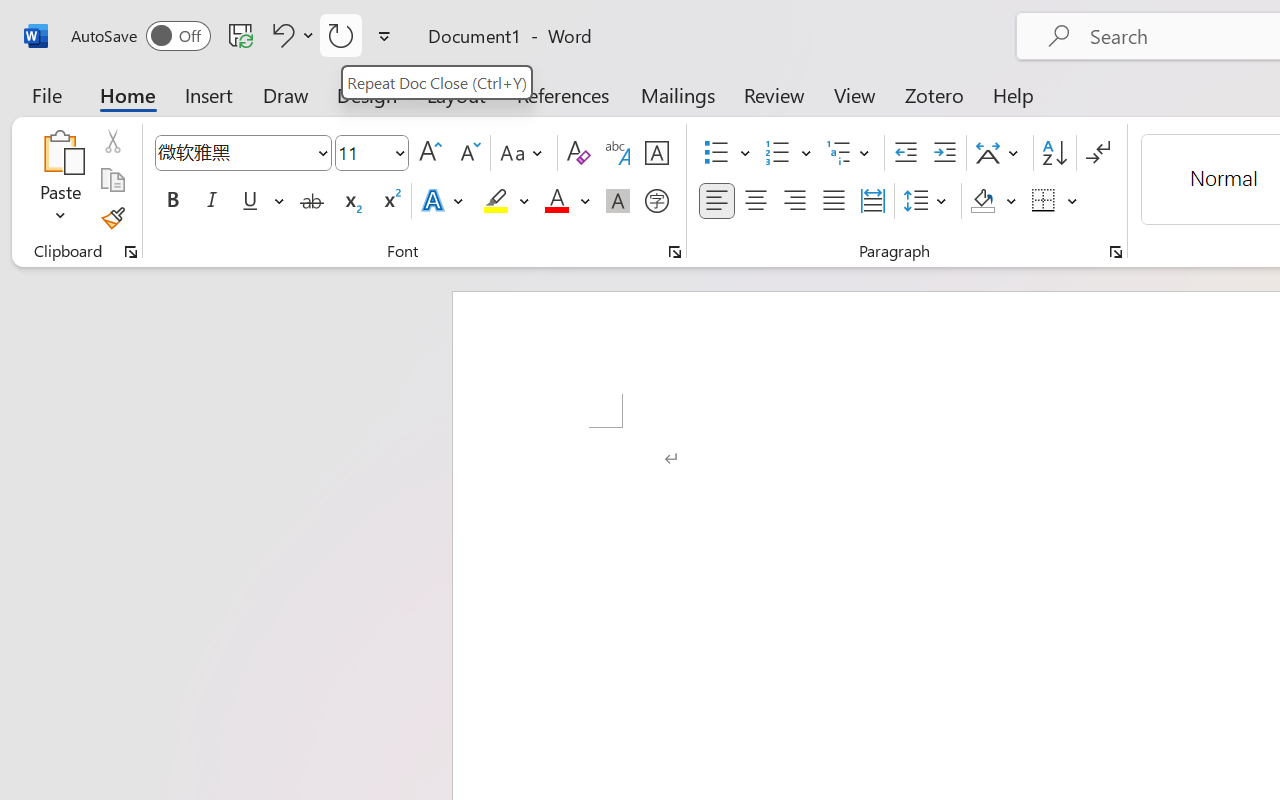 This screenshot has height=800, width=1280. Describe the element at coordinates (289, 34) in the screenshot. I see `'Undo <ApplyStyleToDoc>b__0'` at that location.